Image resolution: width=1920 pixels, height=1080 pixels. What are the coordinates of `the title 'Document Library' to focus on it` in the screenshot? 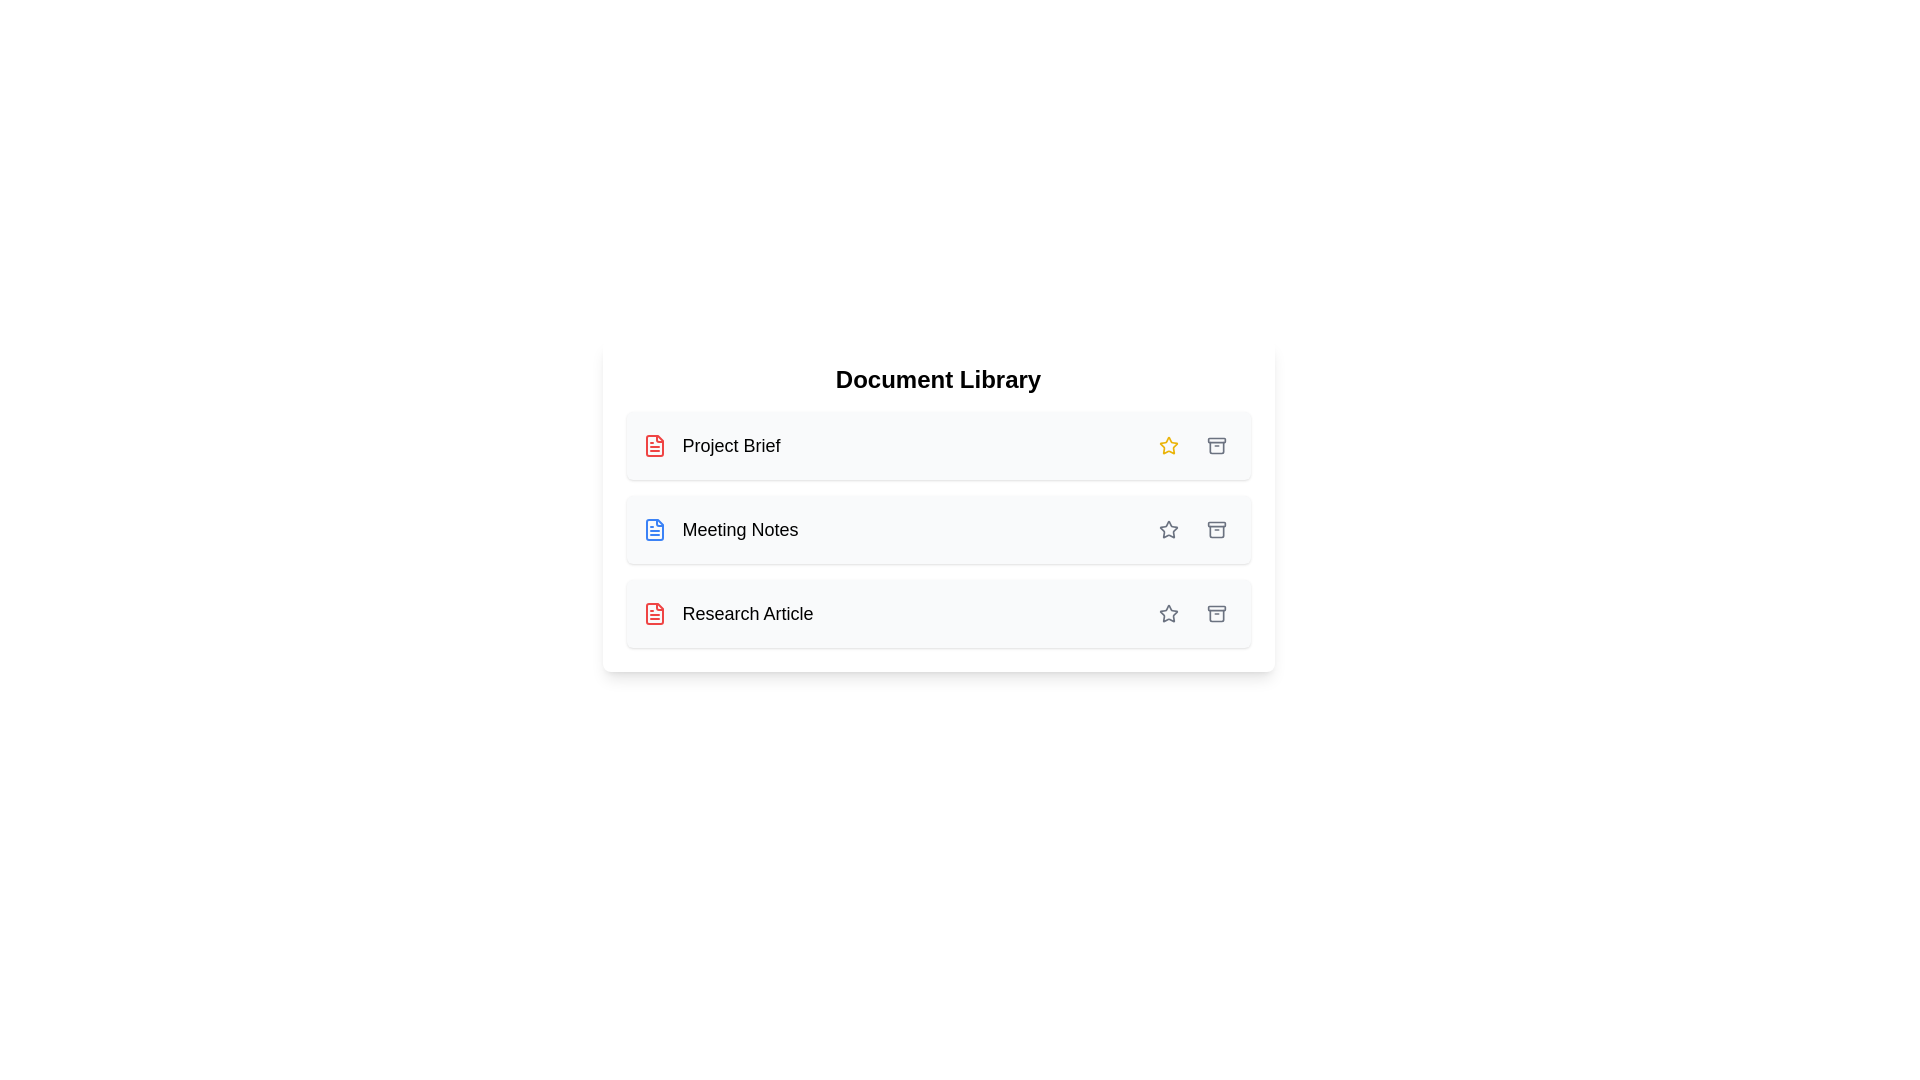 It's located at (937, 380).